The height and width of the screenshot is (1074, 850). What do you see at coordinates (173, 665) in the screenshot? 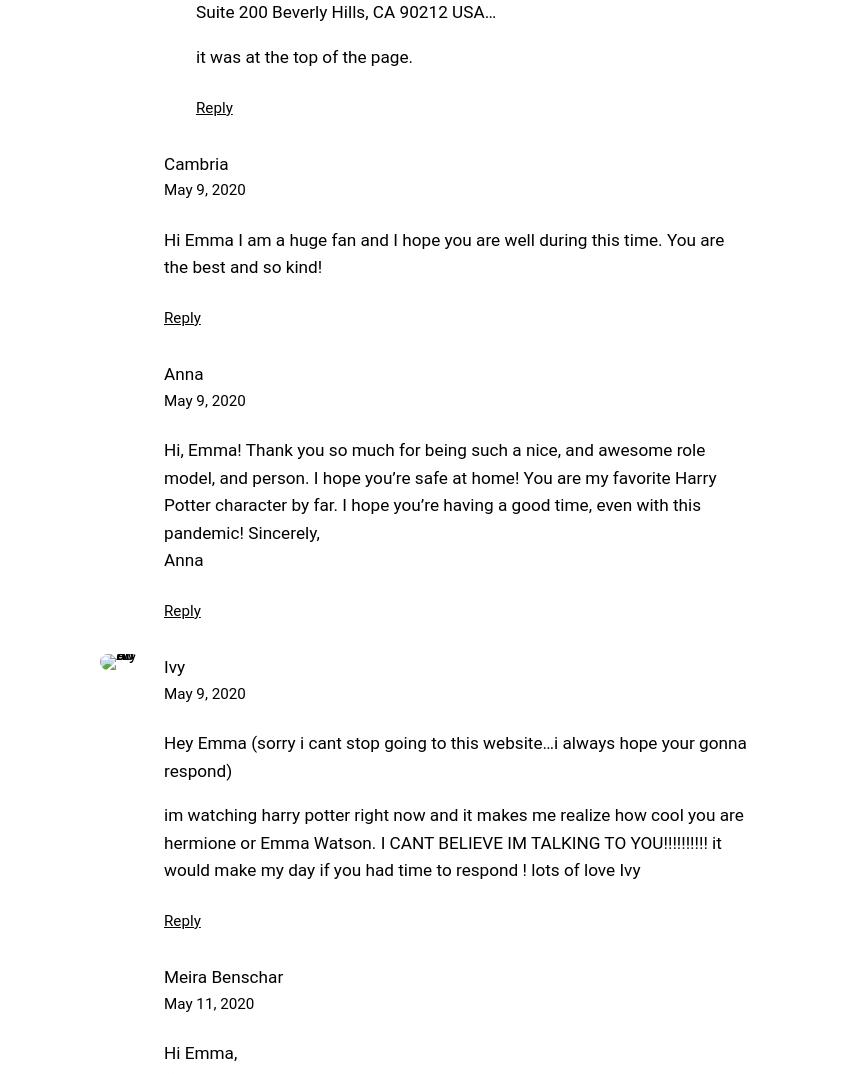
I see `'Ivy'` at bounding box center [173, 665].